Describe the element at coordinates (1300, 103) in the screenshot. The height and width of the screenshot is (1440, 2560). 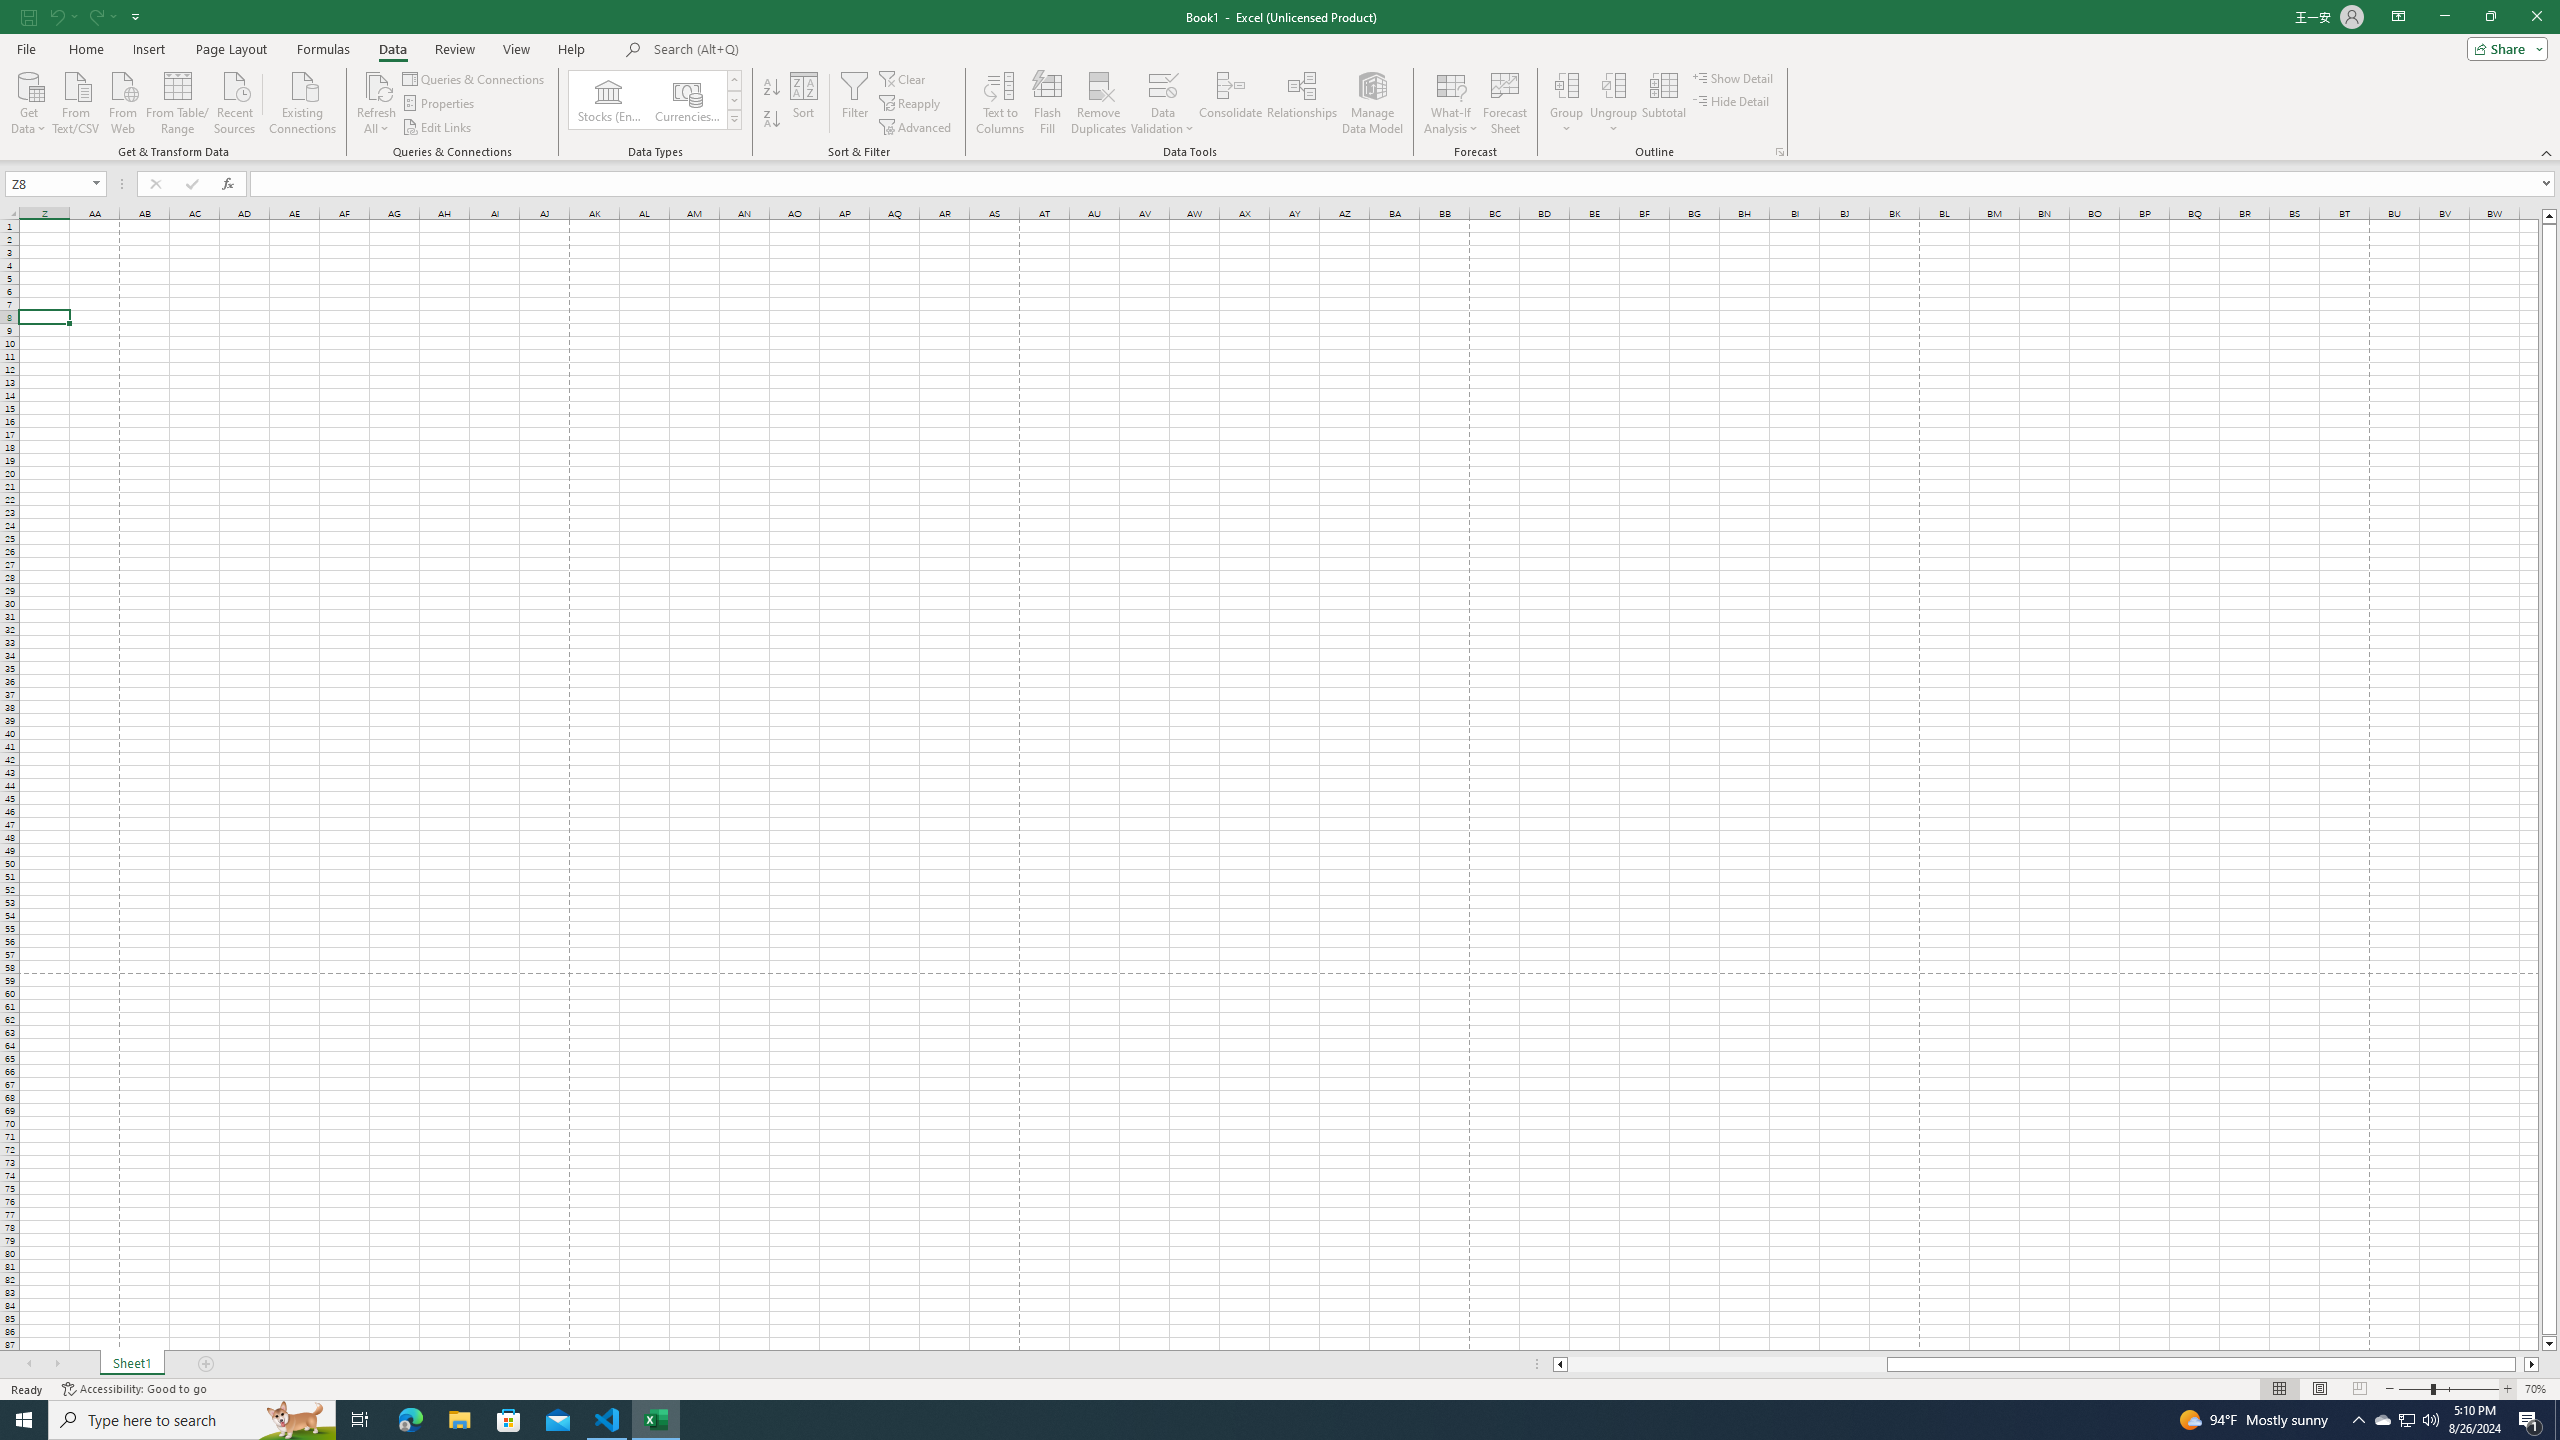
I see `'Relationships'` at that location.